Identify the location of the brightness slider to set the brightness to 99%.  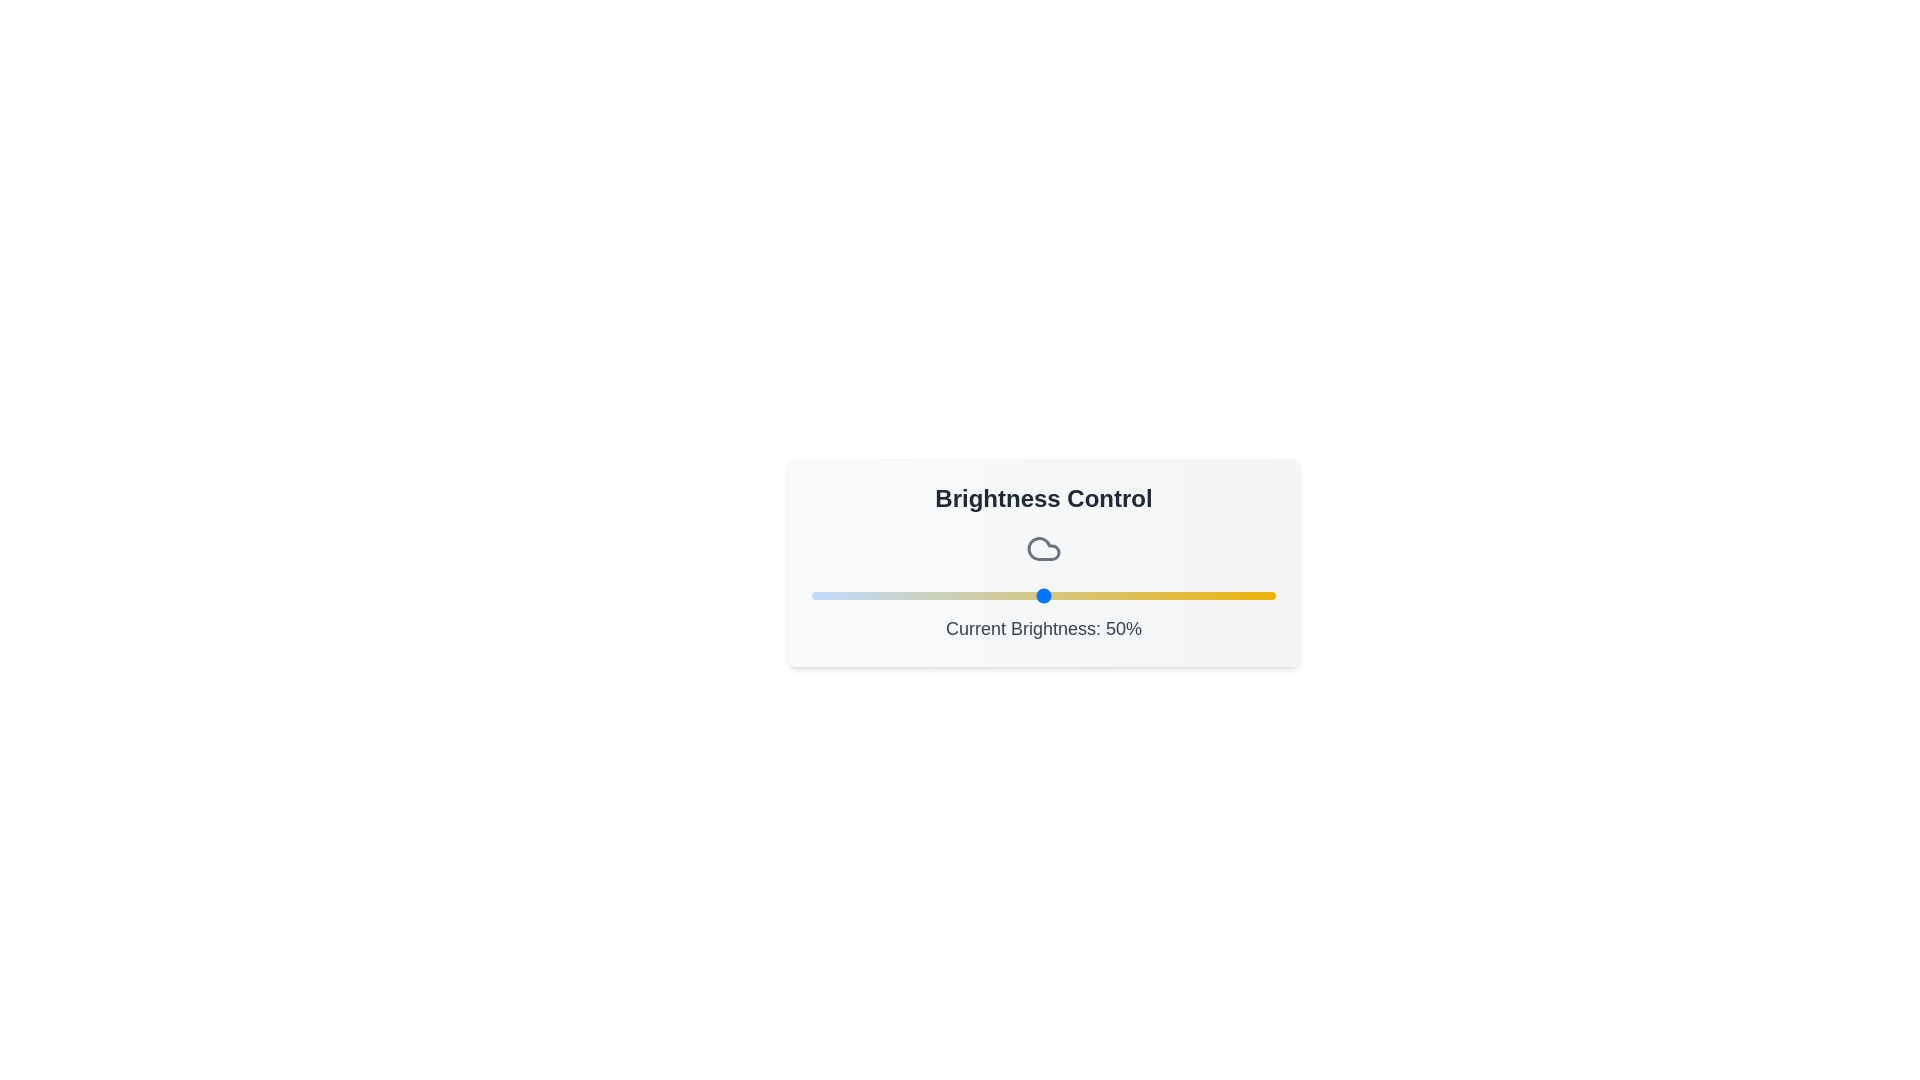
(1270, 595).